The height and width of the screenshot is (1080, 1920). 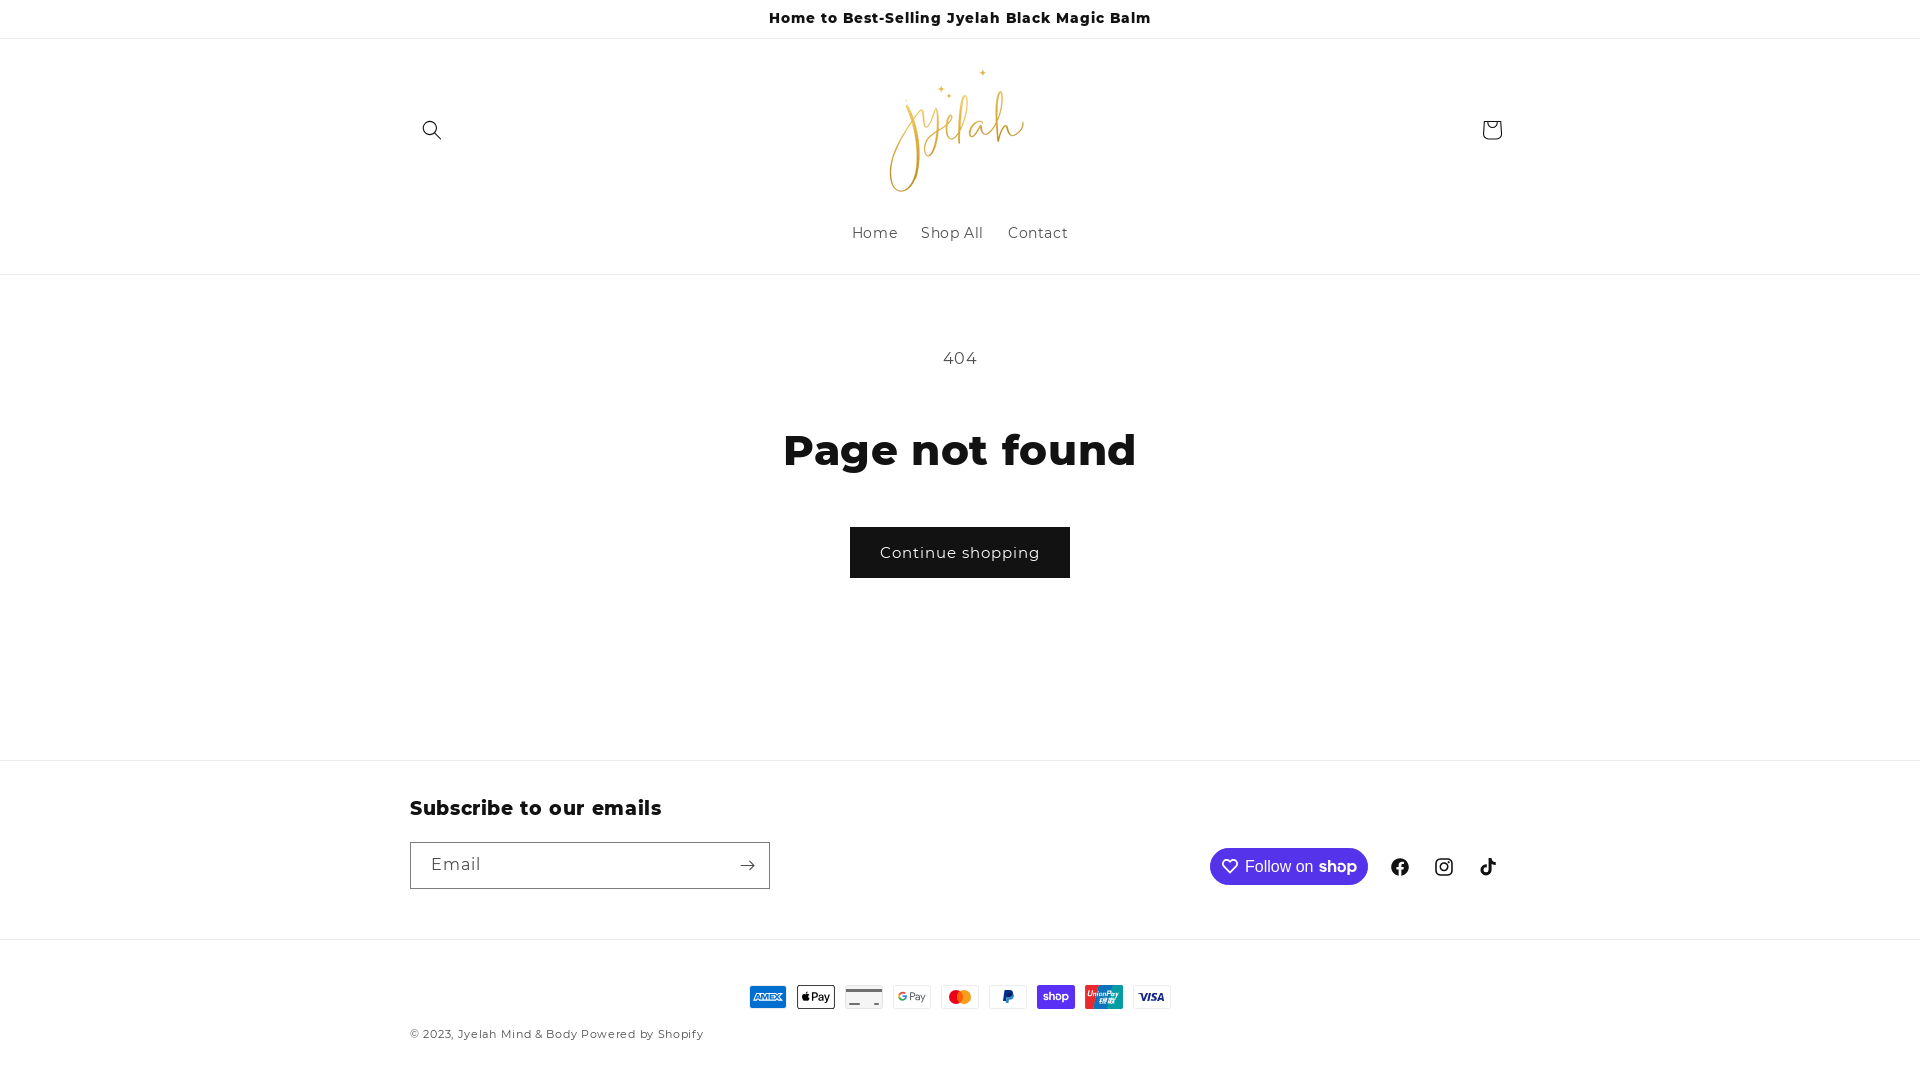 I want to click on 'Jyelah Mind & Body', so click(x=519, y=1033).